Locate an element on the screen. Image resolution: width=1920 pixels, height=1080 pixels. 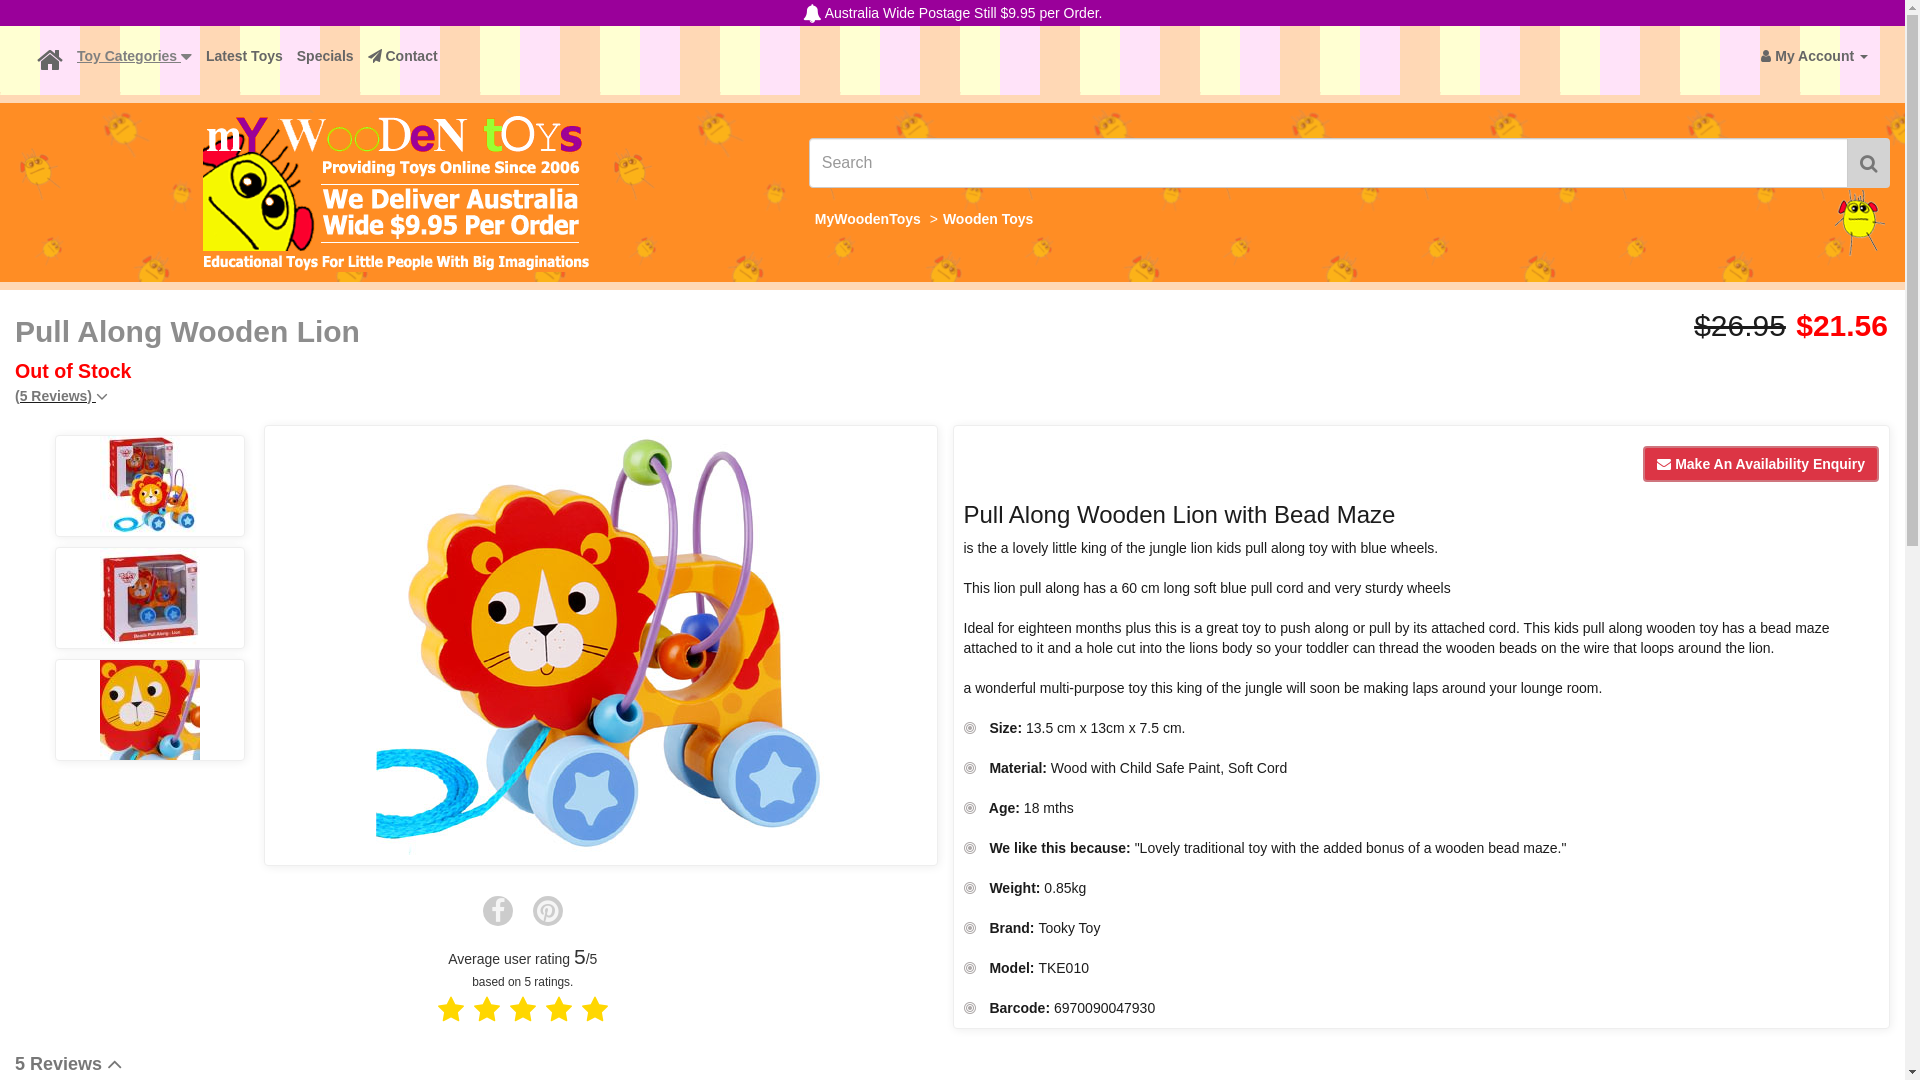
'Contact' is located at coordinates (402, 55).